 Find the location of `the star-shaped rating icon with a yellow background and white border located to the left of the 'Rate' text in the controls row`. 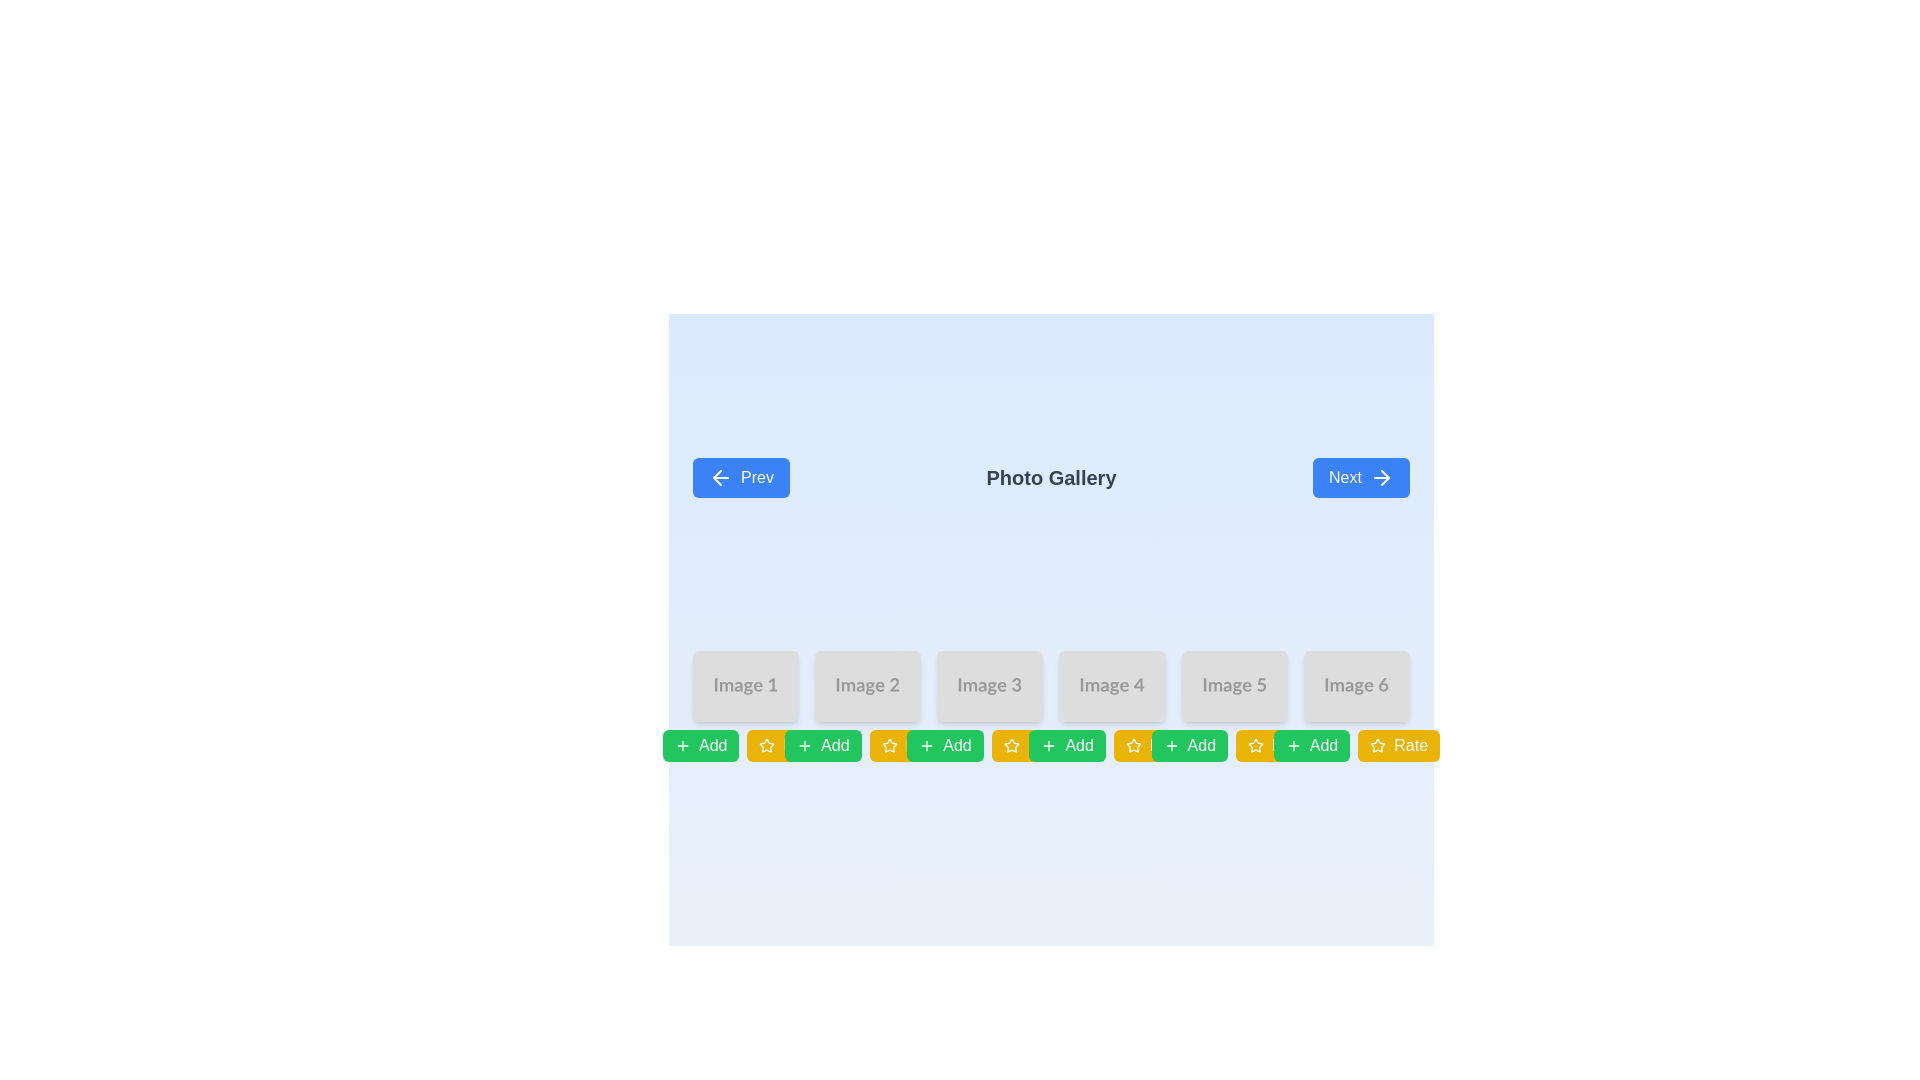

the star-shaped rating icon with a yellow background and white border located to the left of the 'Rate' text in the controls row is located at coordinates (1255, 745).